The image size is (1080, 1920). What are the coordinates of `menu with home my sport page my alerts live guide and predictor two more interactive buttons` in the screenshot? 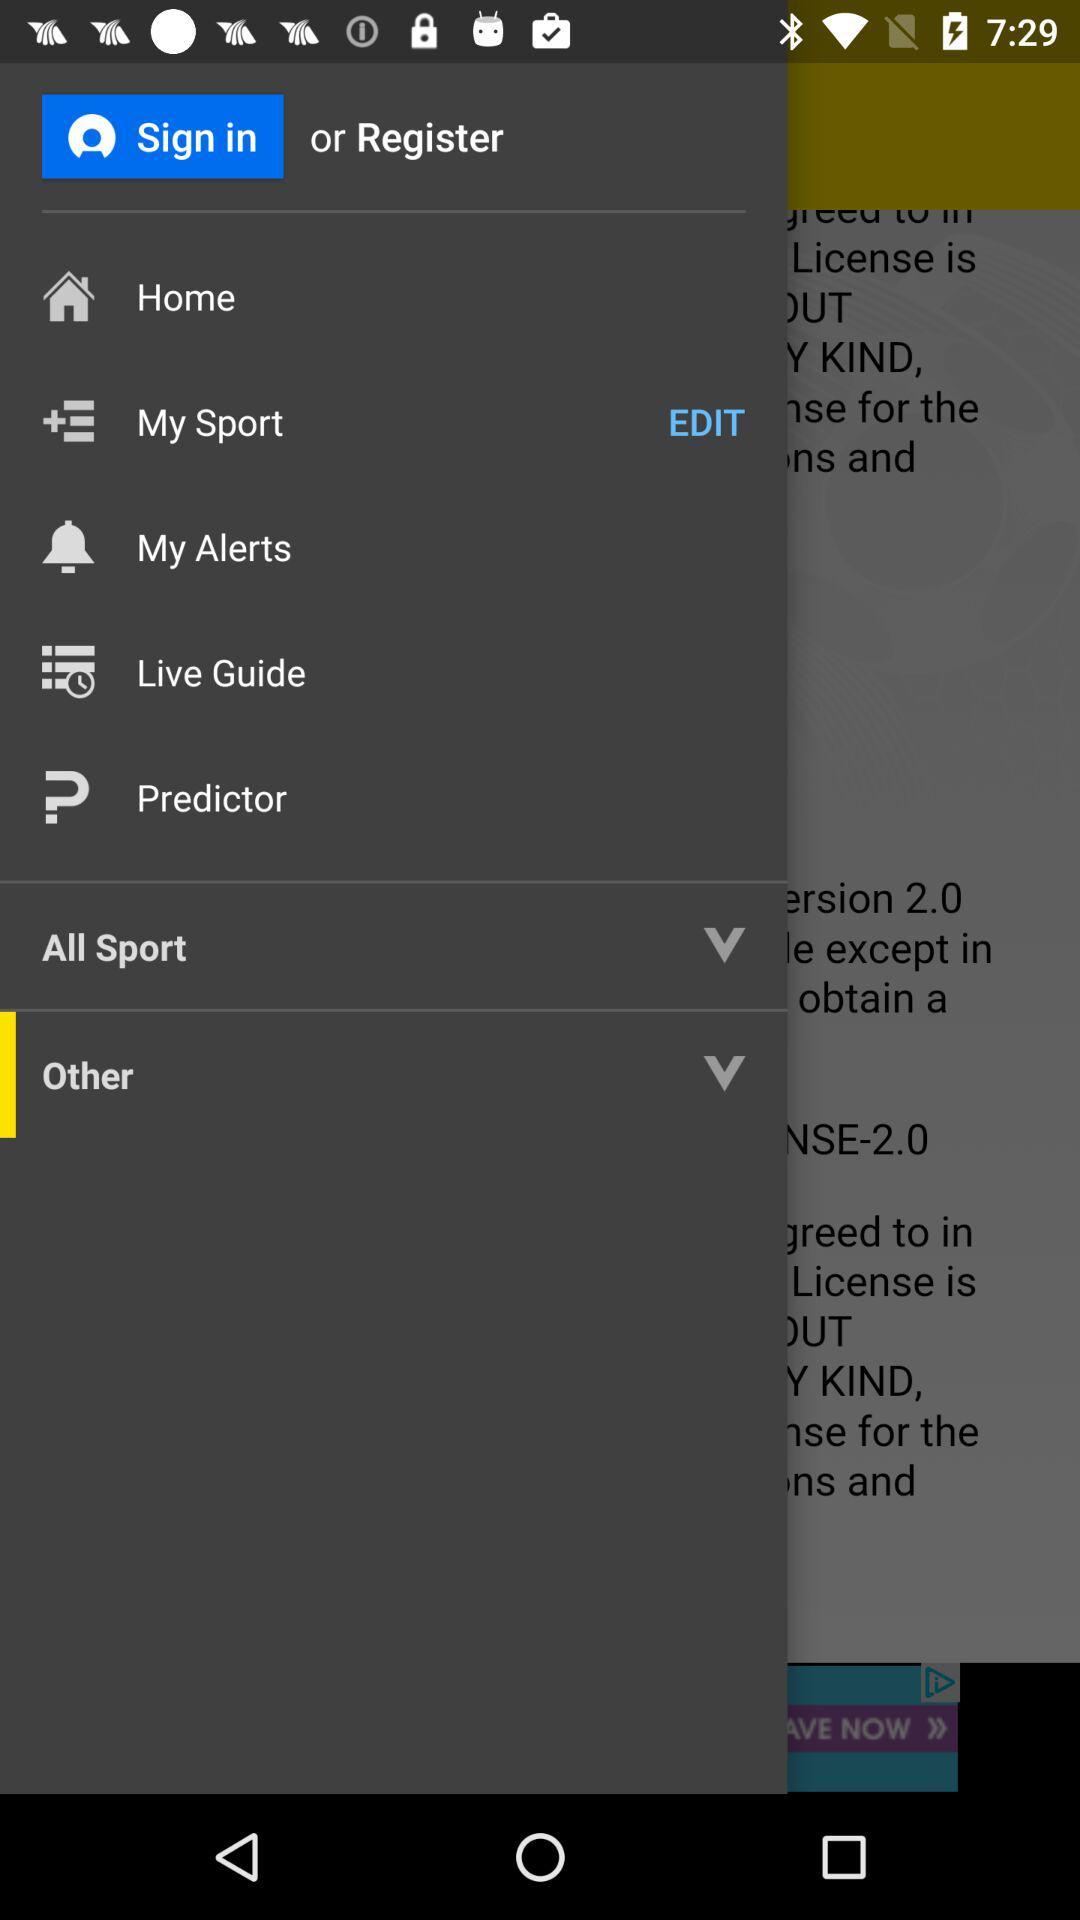 It's located at (540, 935).